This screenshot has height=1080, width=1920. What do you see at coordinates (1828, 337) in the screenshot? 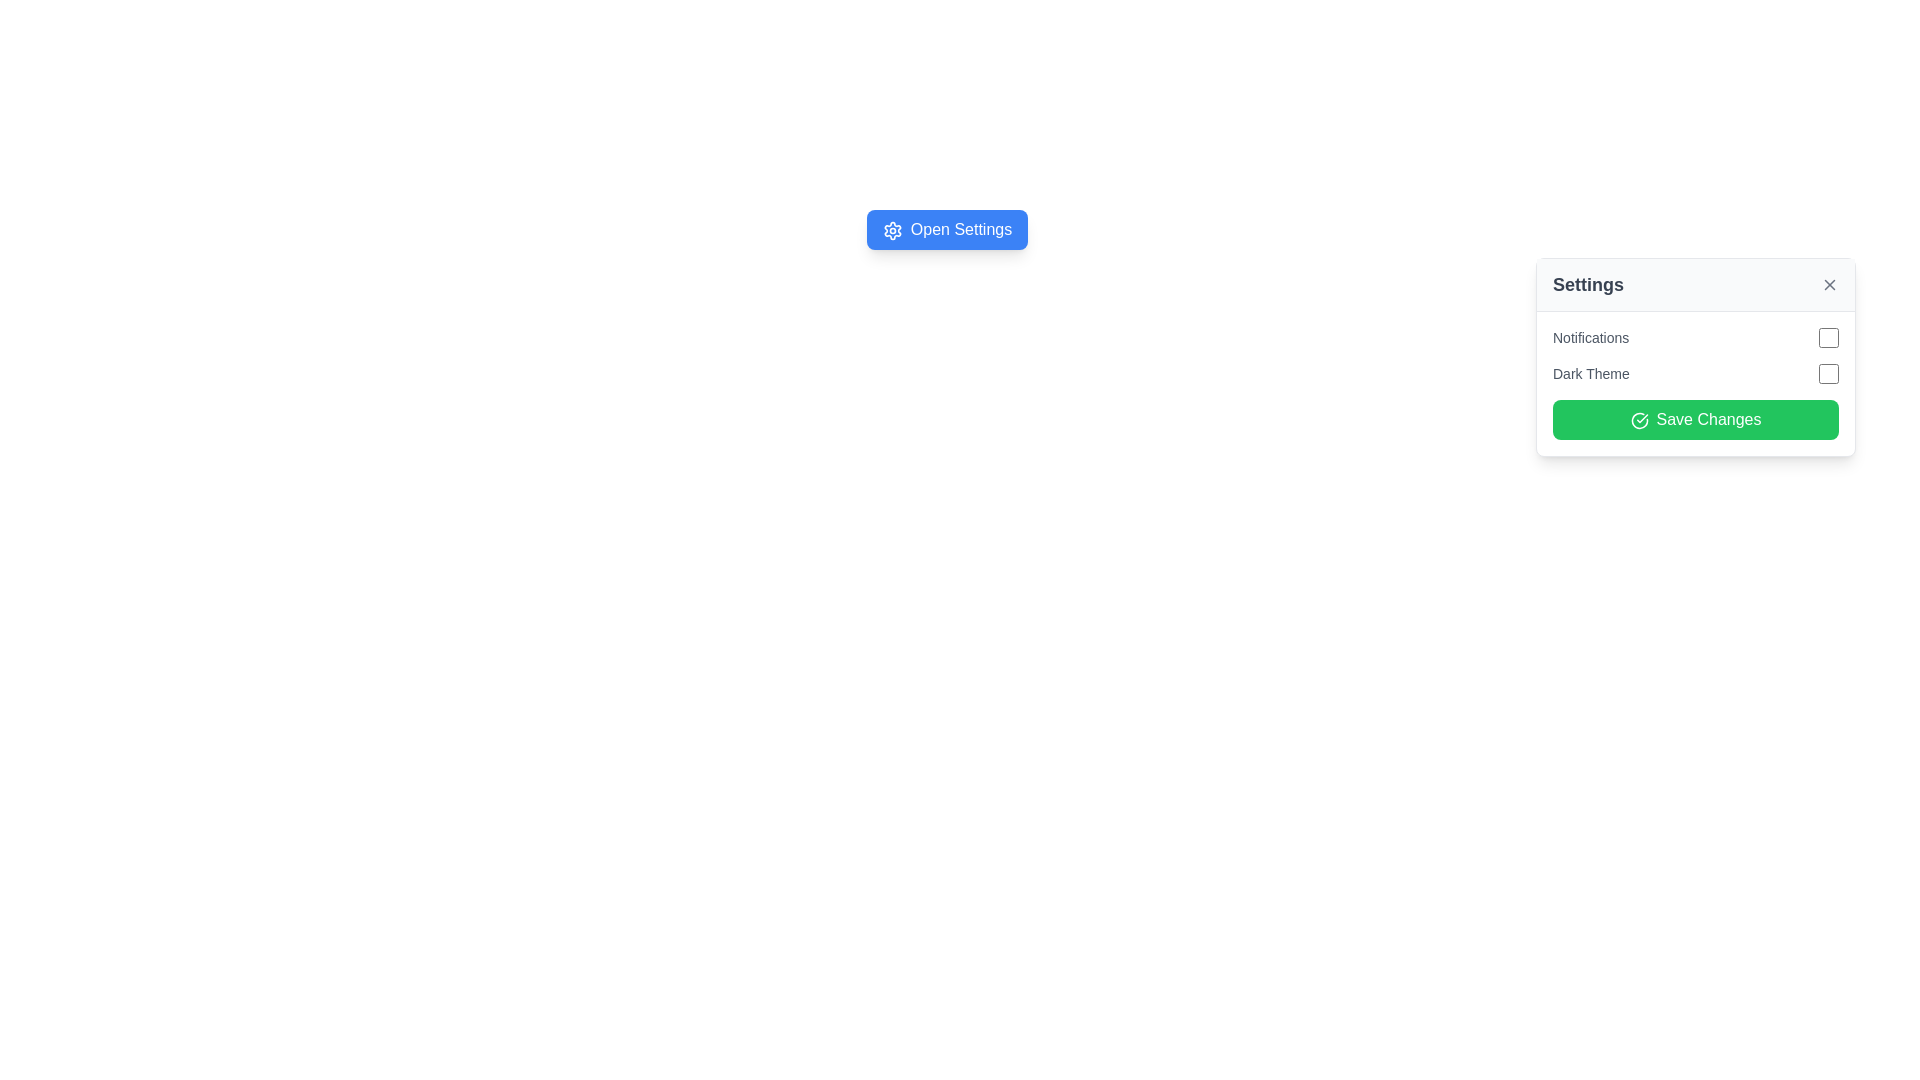
I see `the checkbox styled with a rounded design and blue accent color associated with the 'Notifications' label` at bounding box center [1828, 337].